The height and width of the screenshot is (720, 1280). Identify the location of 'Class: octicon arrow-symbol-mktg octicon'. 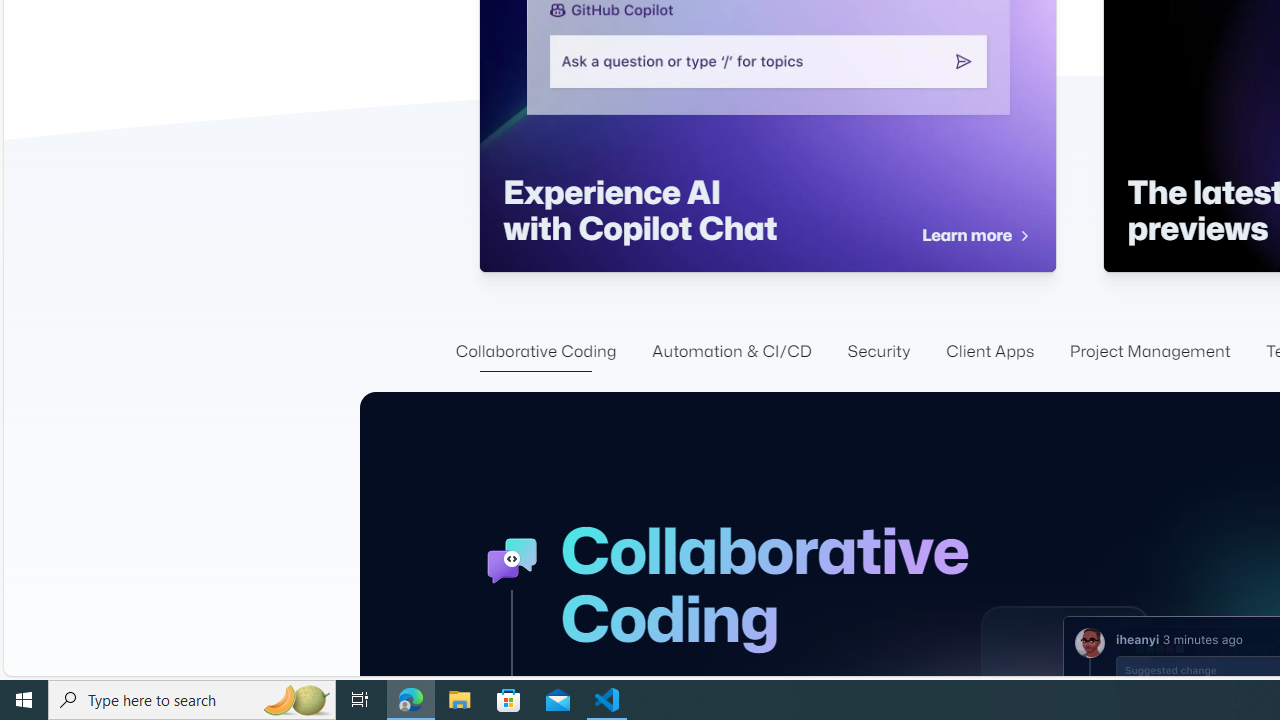
(1023, 235).